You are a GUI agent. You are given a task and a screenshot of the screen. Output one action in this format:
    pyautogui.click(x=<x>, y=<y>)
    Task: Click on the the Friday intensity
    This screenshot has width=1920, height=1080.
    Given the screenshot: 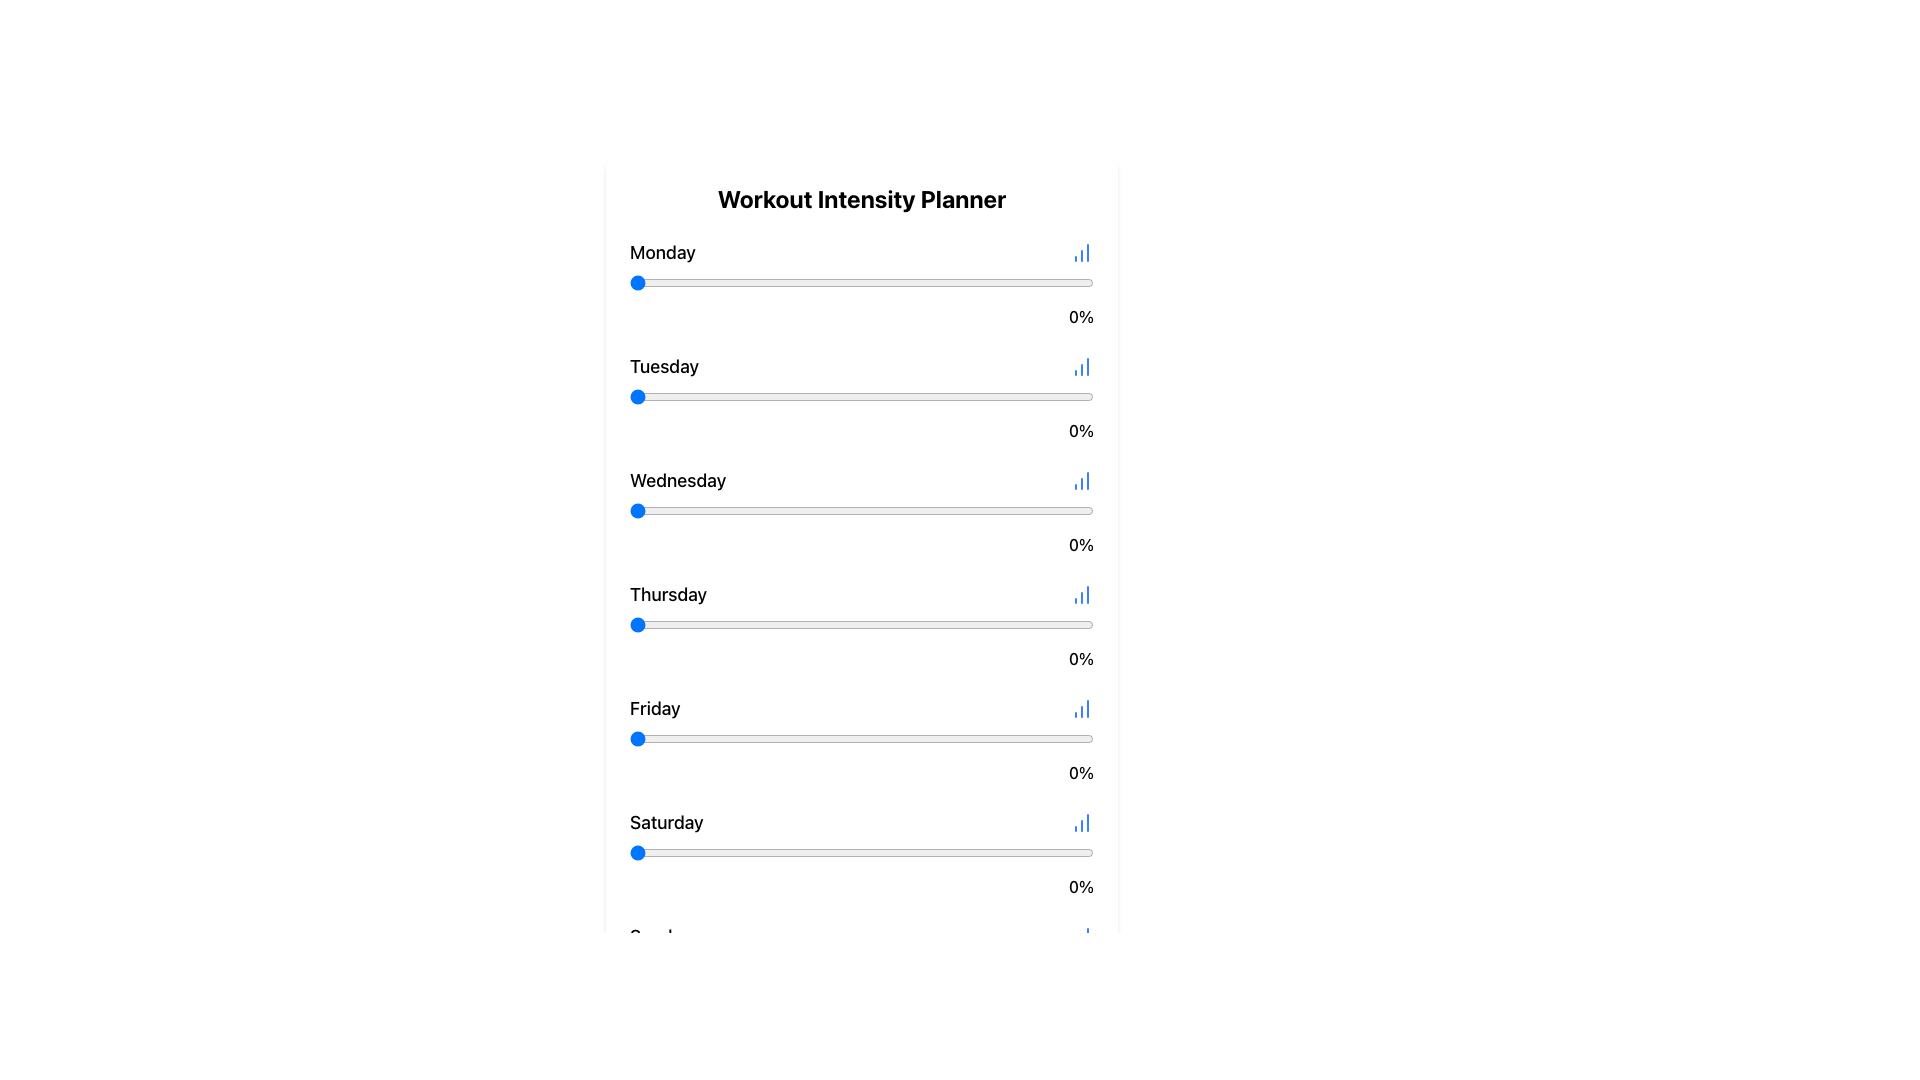 What is the action you would take?
    pyautogui.click(x=1083, y=739)
    